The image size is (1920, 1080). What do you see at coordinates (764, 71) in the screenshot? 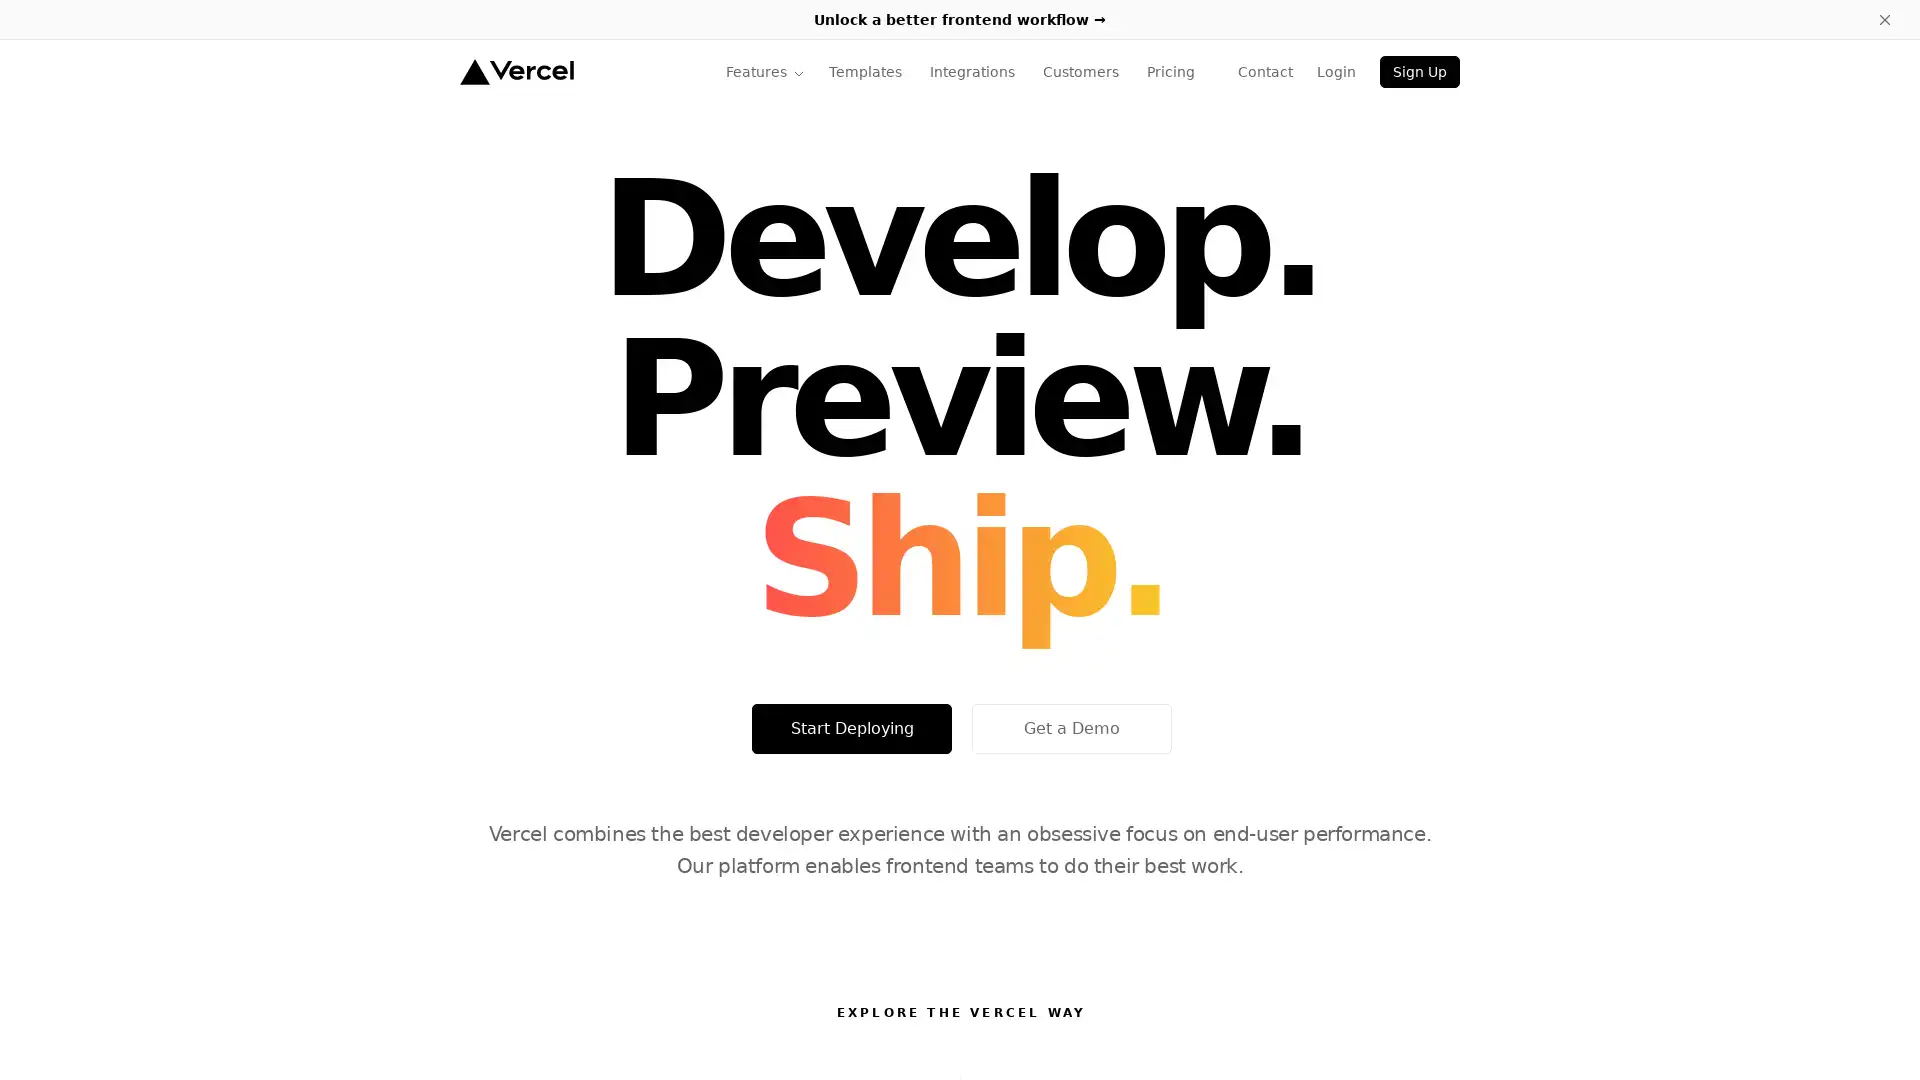
I see `Features` at bounding box center [764, 71].